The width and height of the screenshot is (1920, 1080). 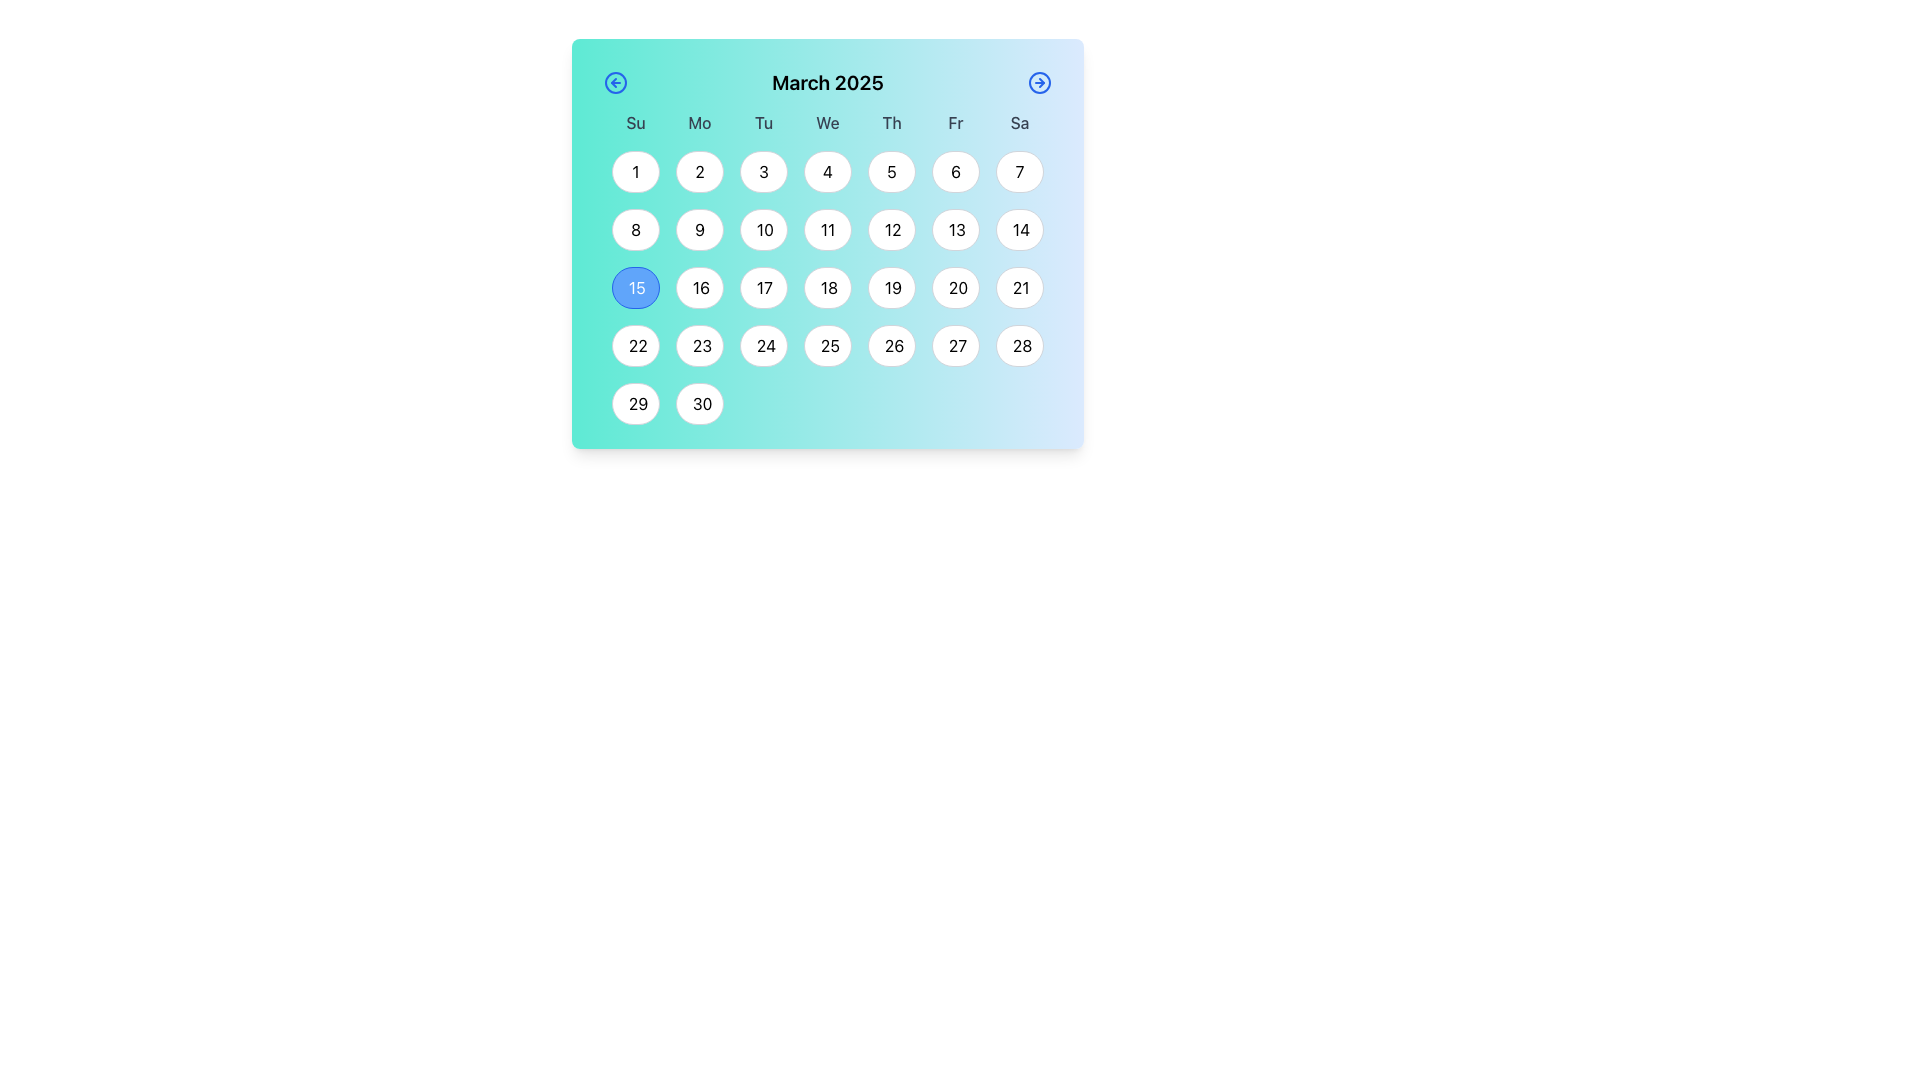 I want to click on the calendar day button representing the date '18', so click(x=828, y=288).